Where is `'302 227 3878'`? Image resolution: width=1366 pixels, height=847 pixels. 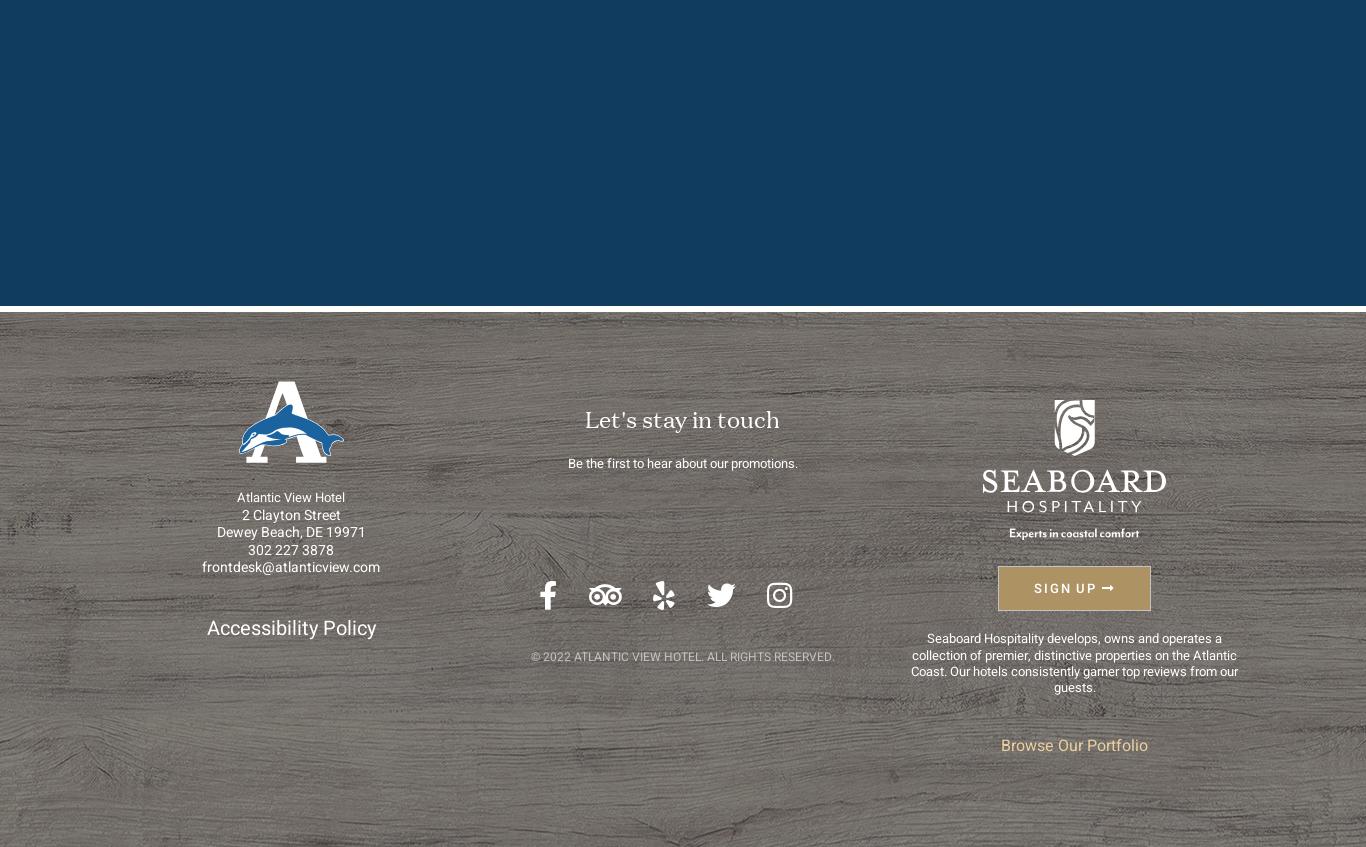 '302 227 3878' is located at coordinates (248, 549).